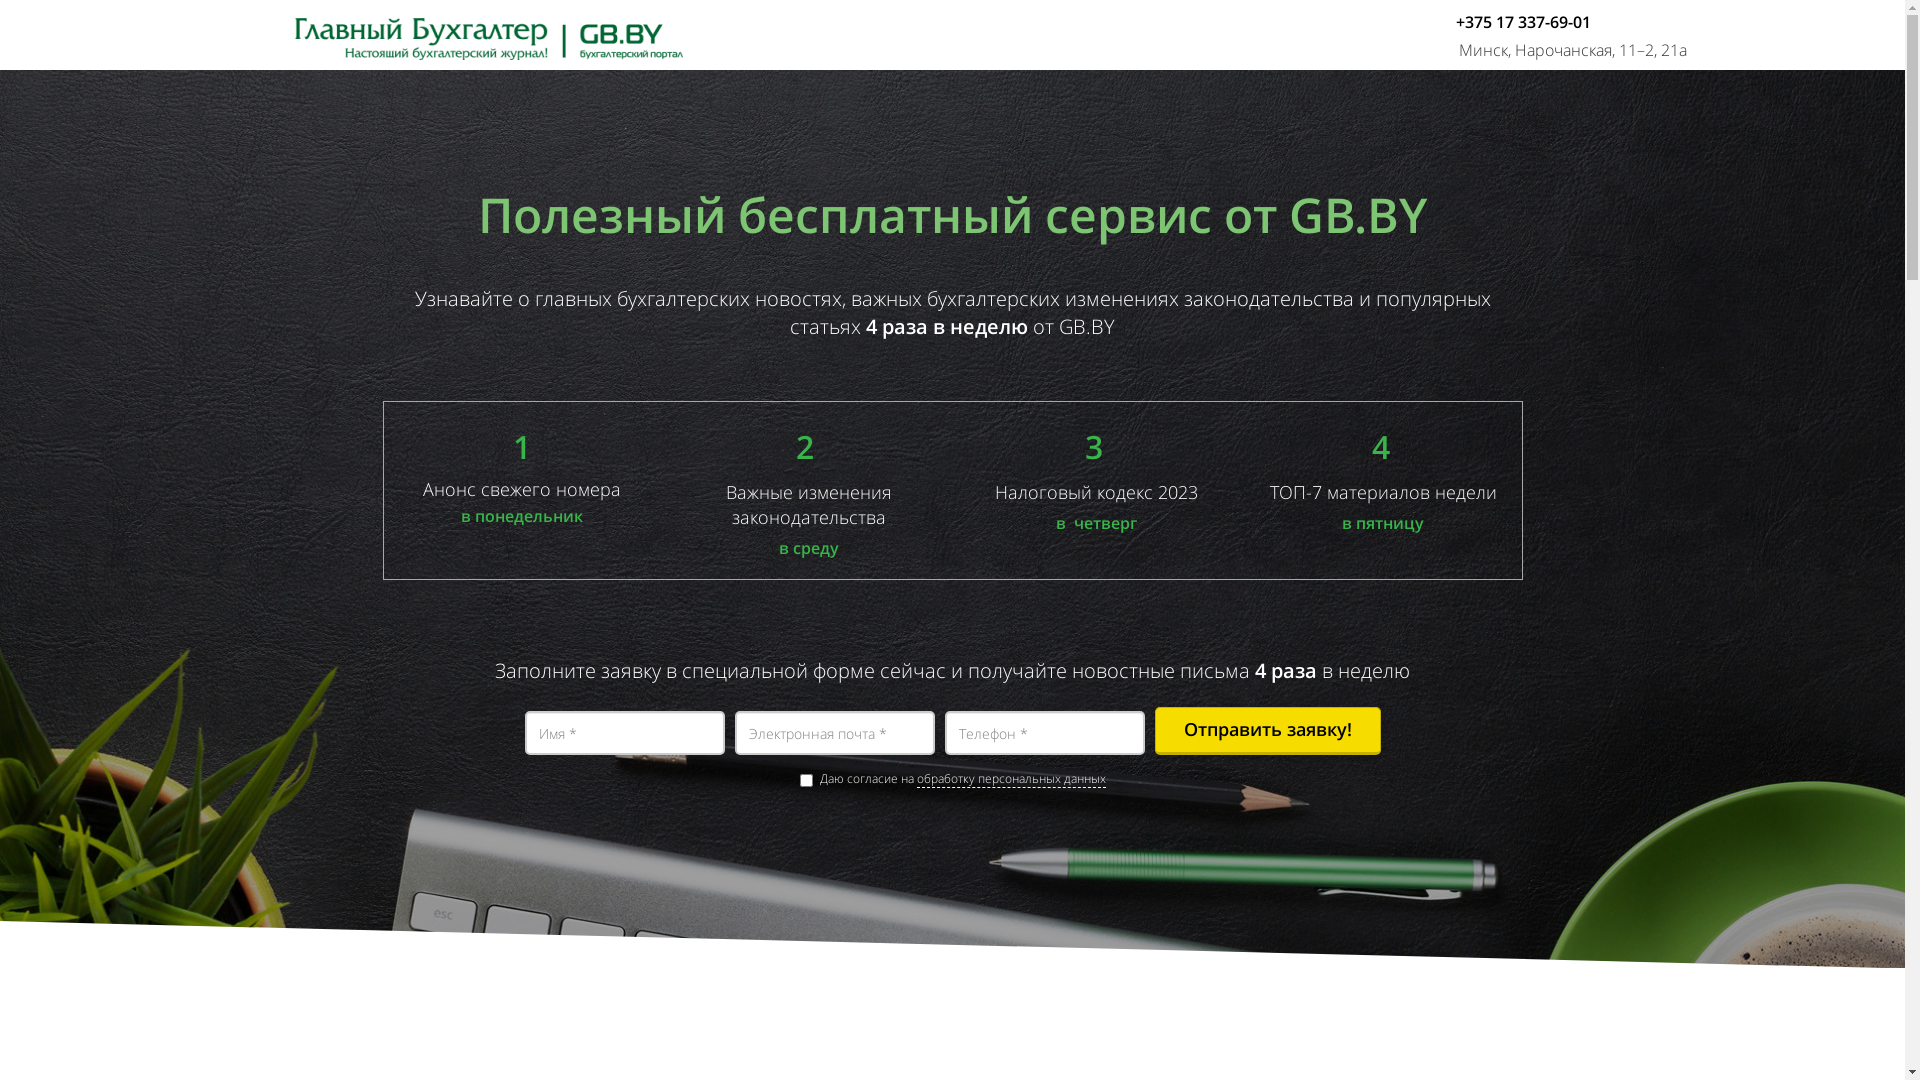  Describe the element at coordinates (1522, 22) in the screenshot. I see `'+375 17 337-69-01'` at that location.